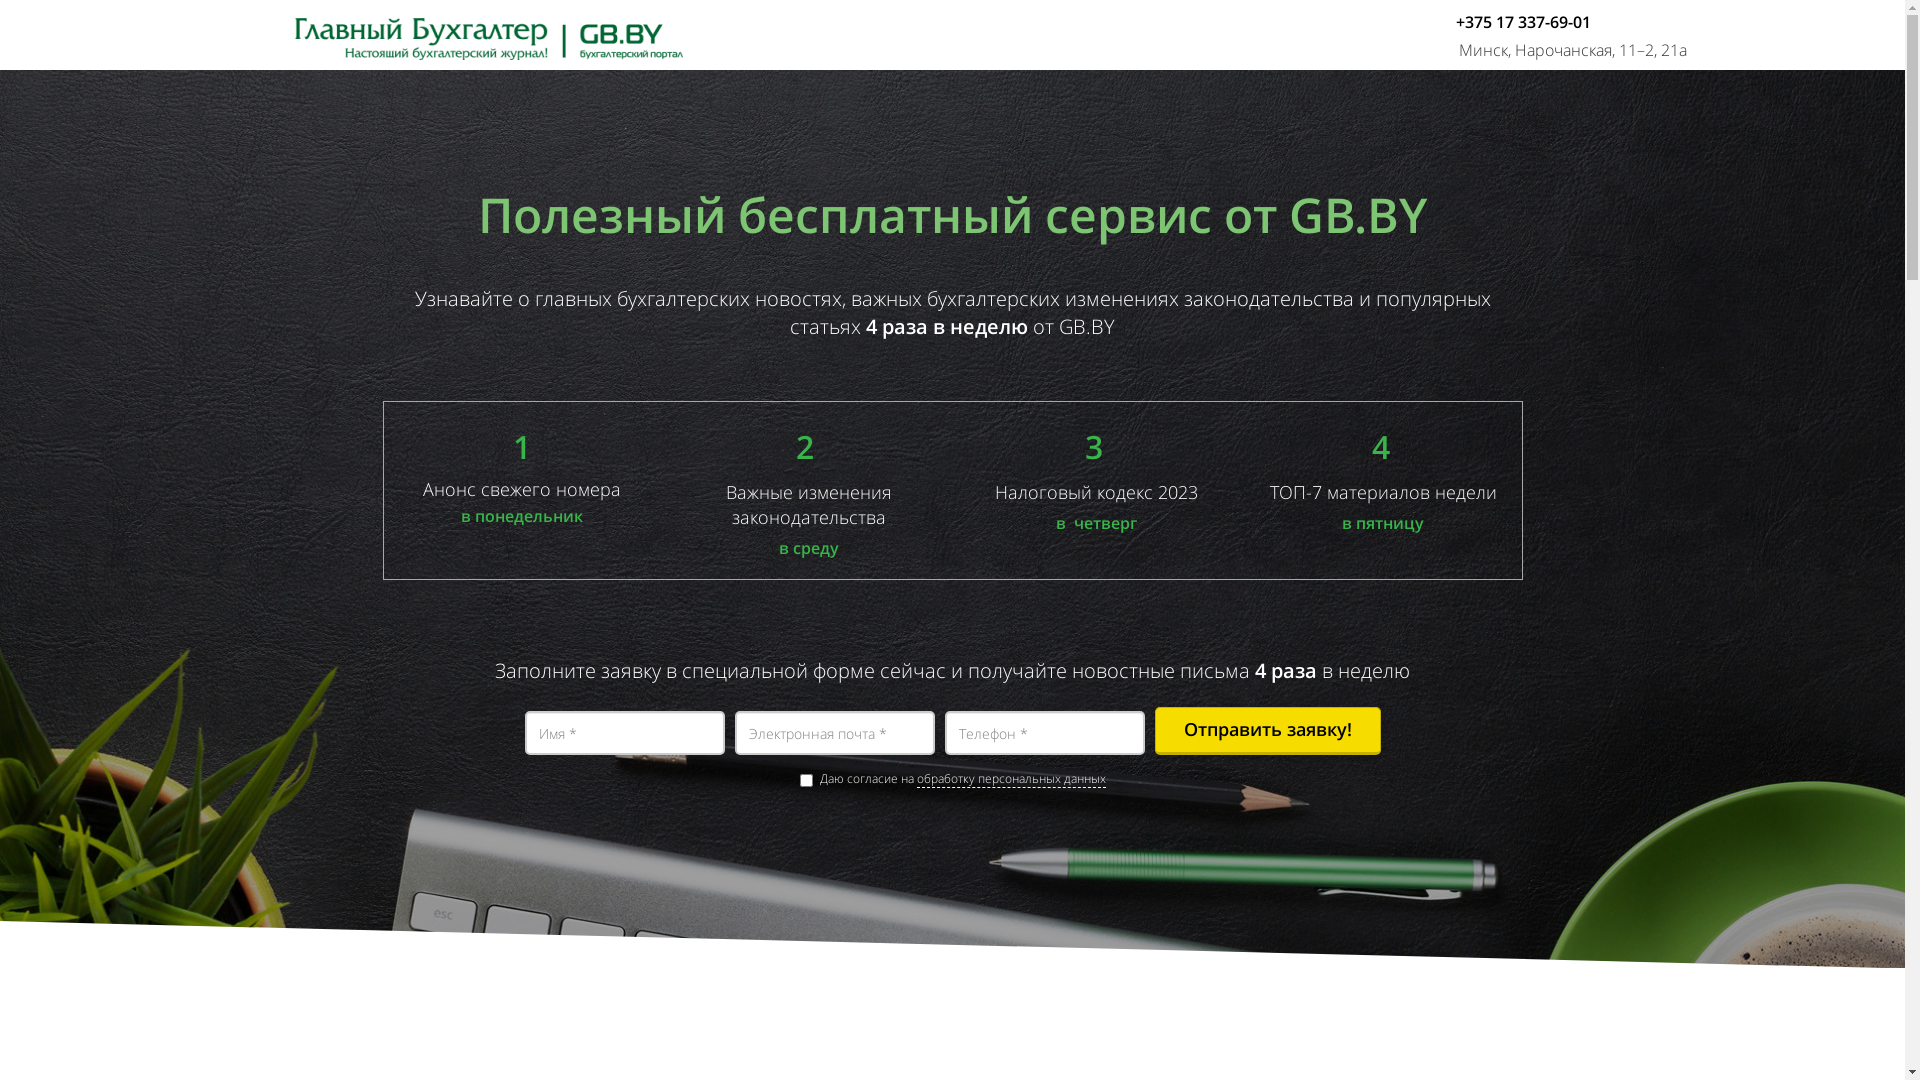  Describe the element at coordinates (1522, 22) in the screenshot. I see `'+375 17 337-69-01'` at that location.